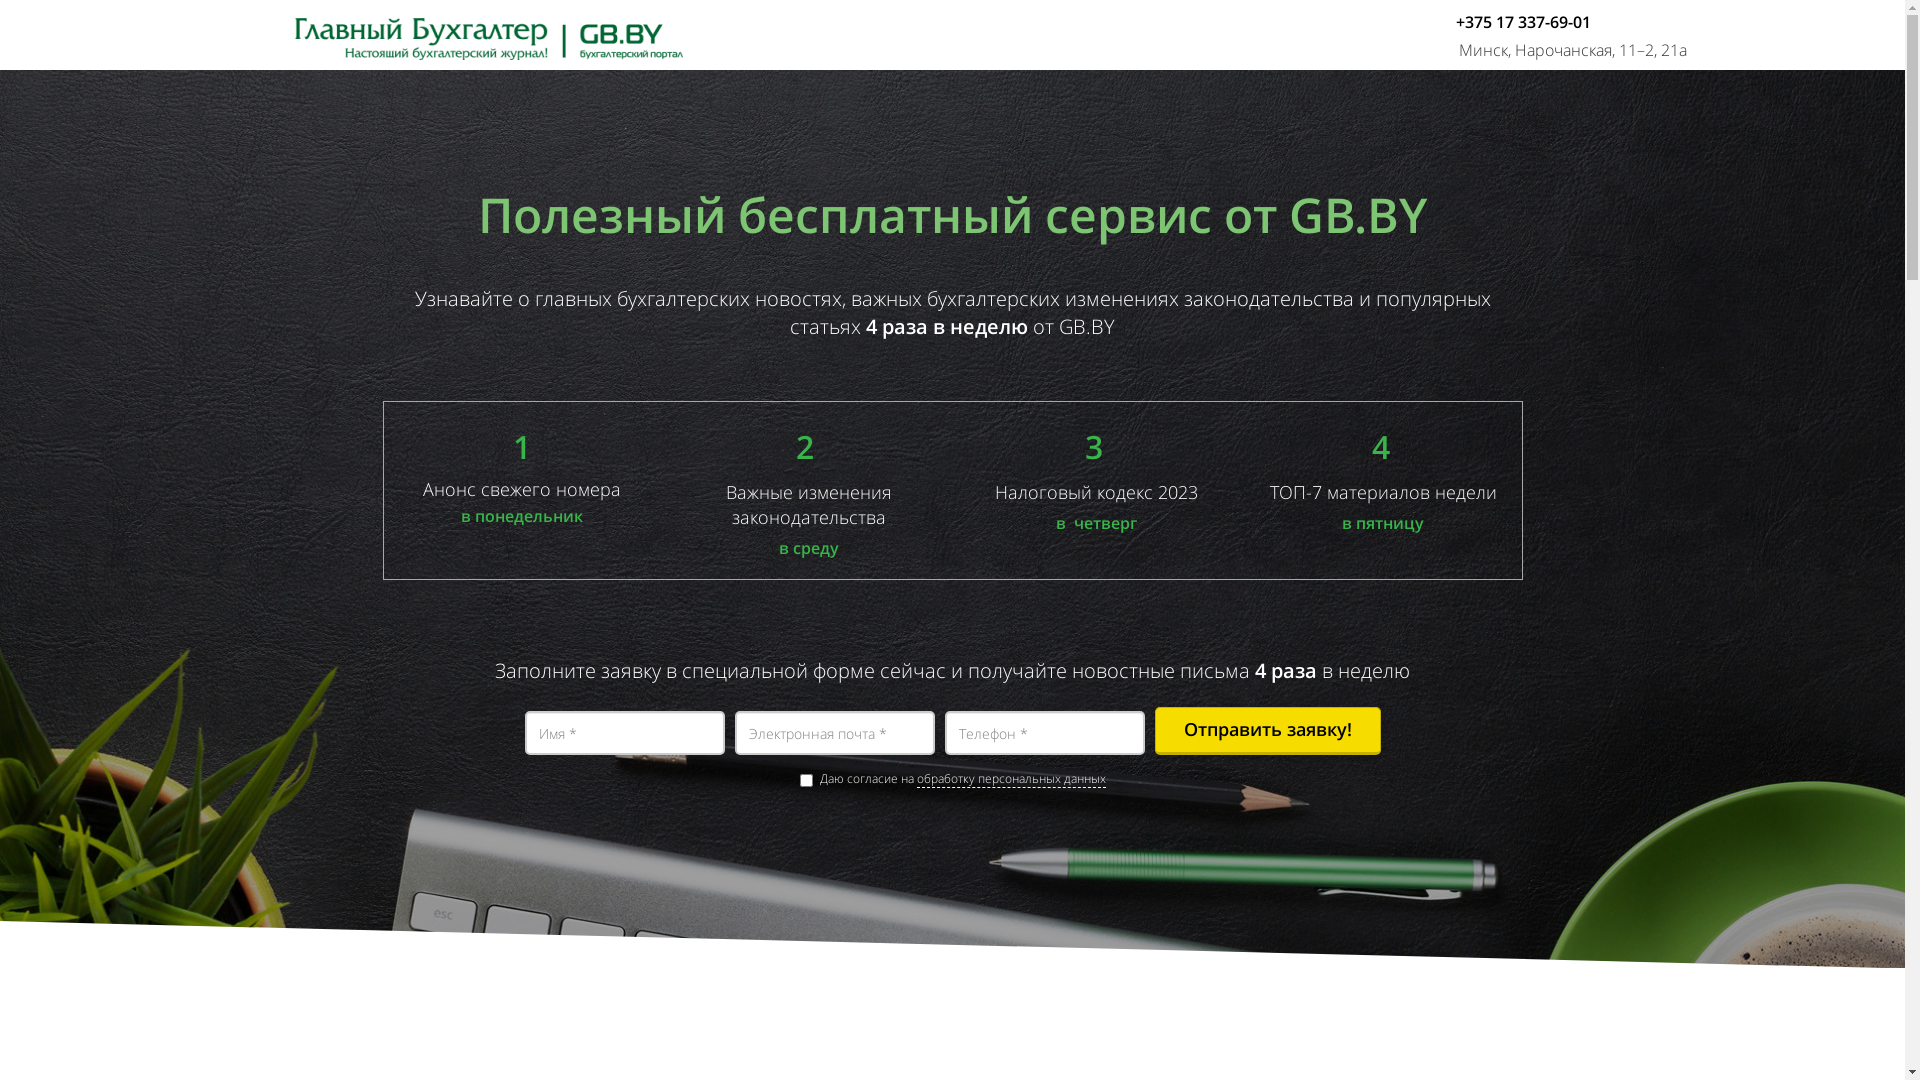  Describe the element at coordinates (1522, 22) in the screenshot. I see `'+375 17 337-69-01'` at that location.